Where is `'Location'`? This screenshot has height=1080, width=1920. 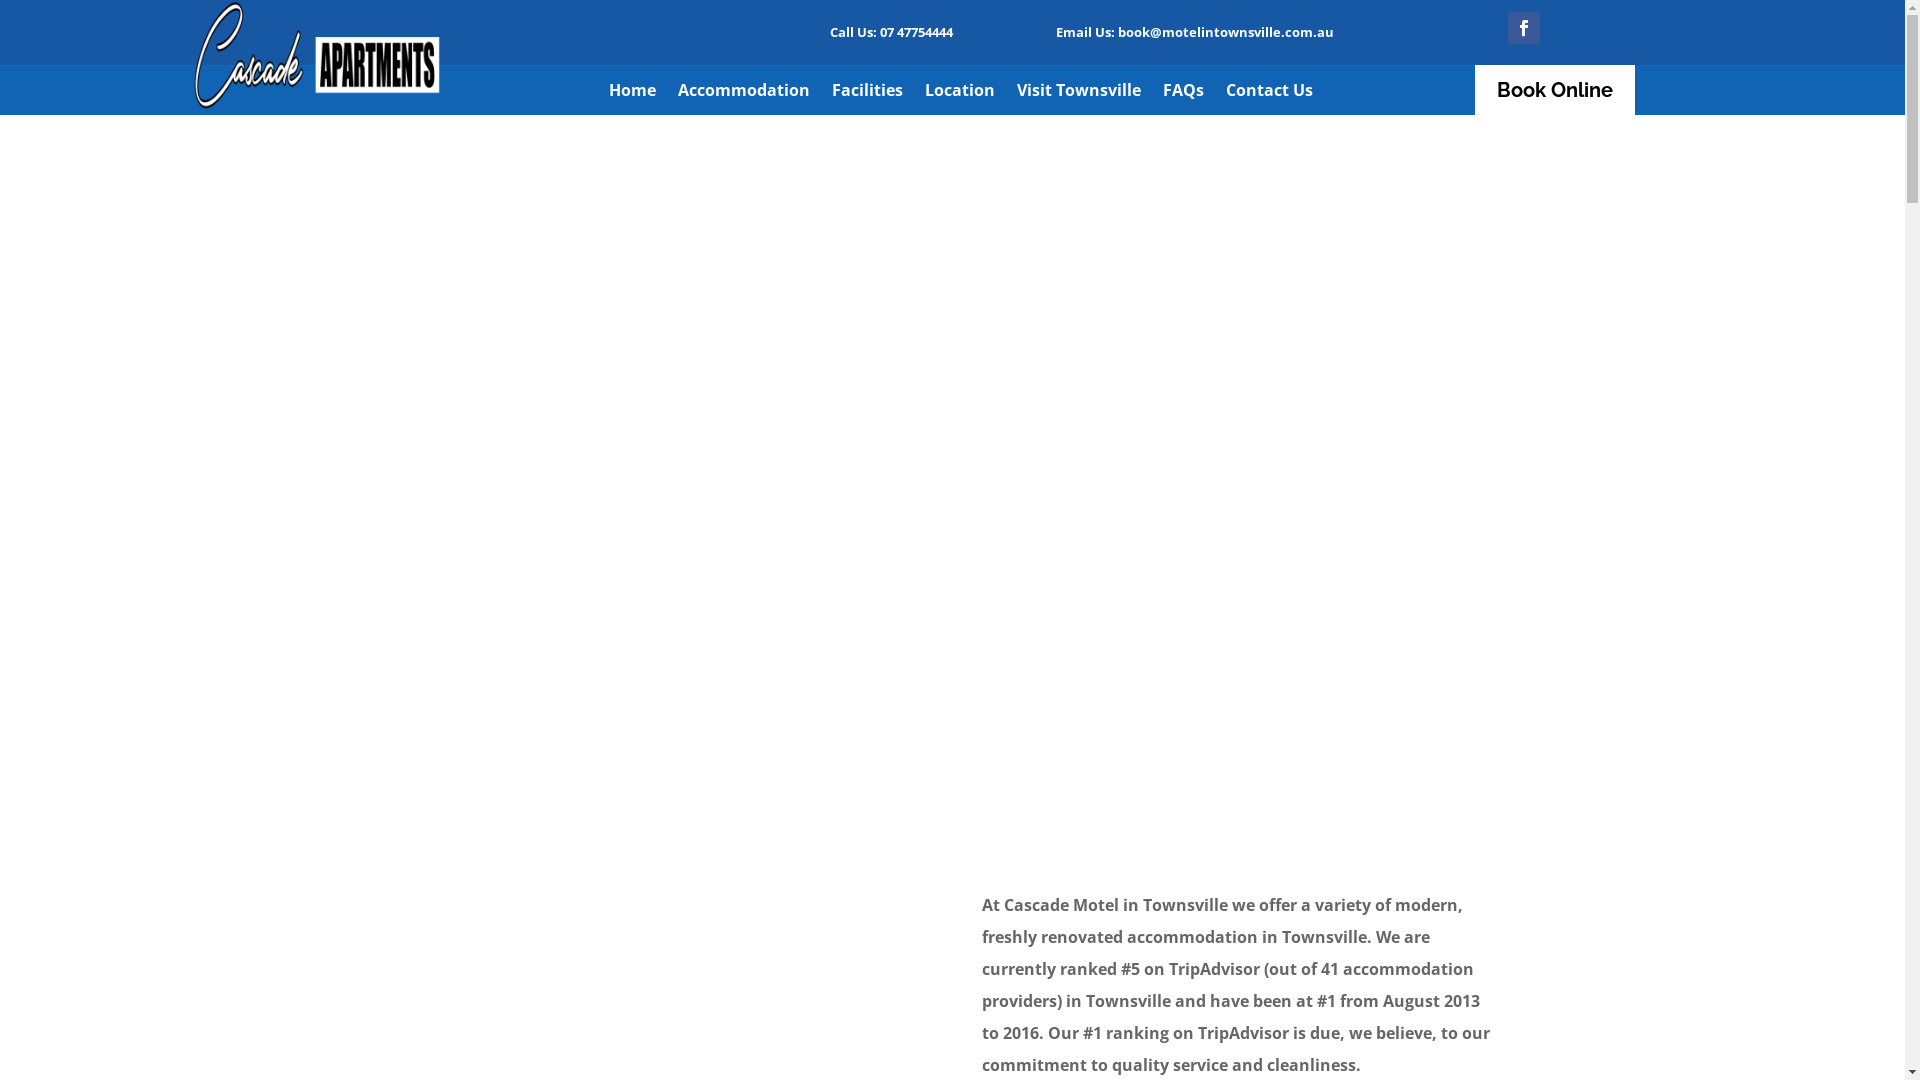
'Location' is located at coordinates (960, 93).